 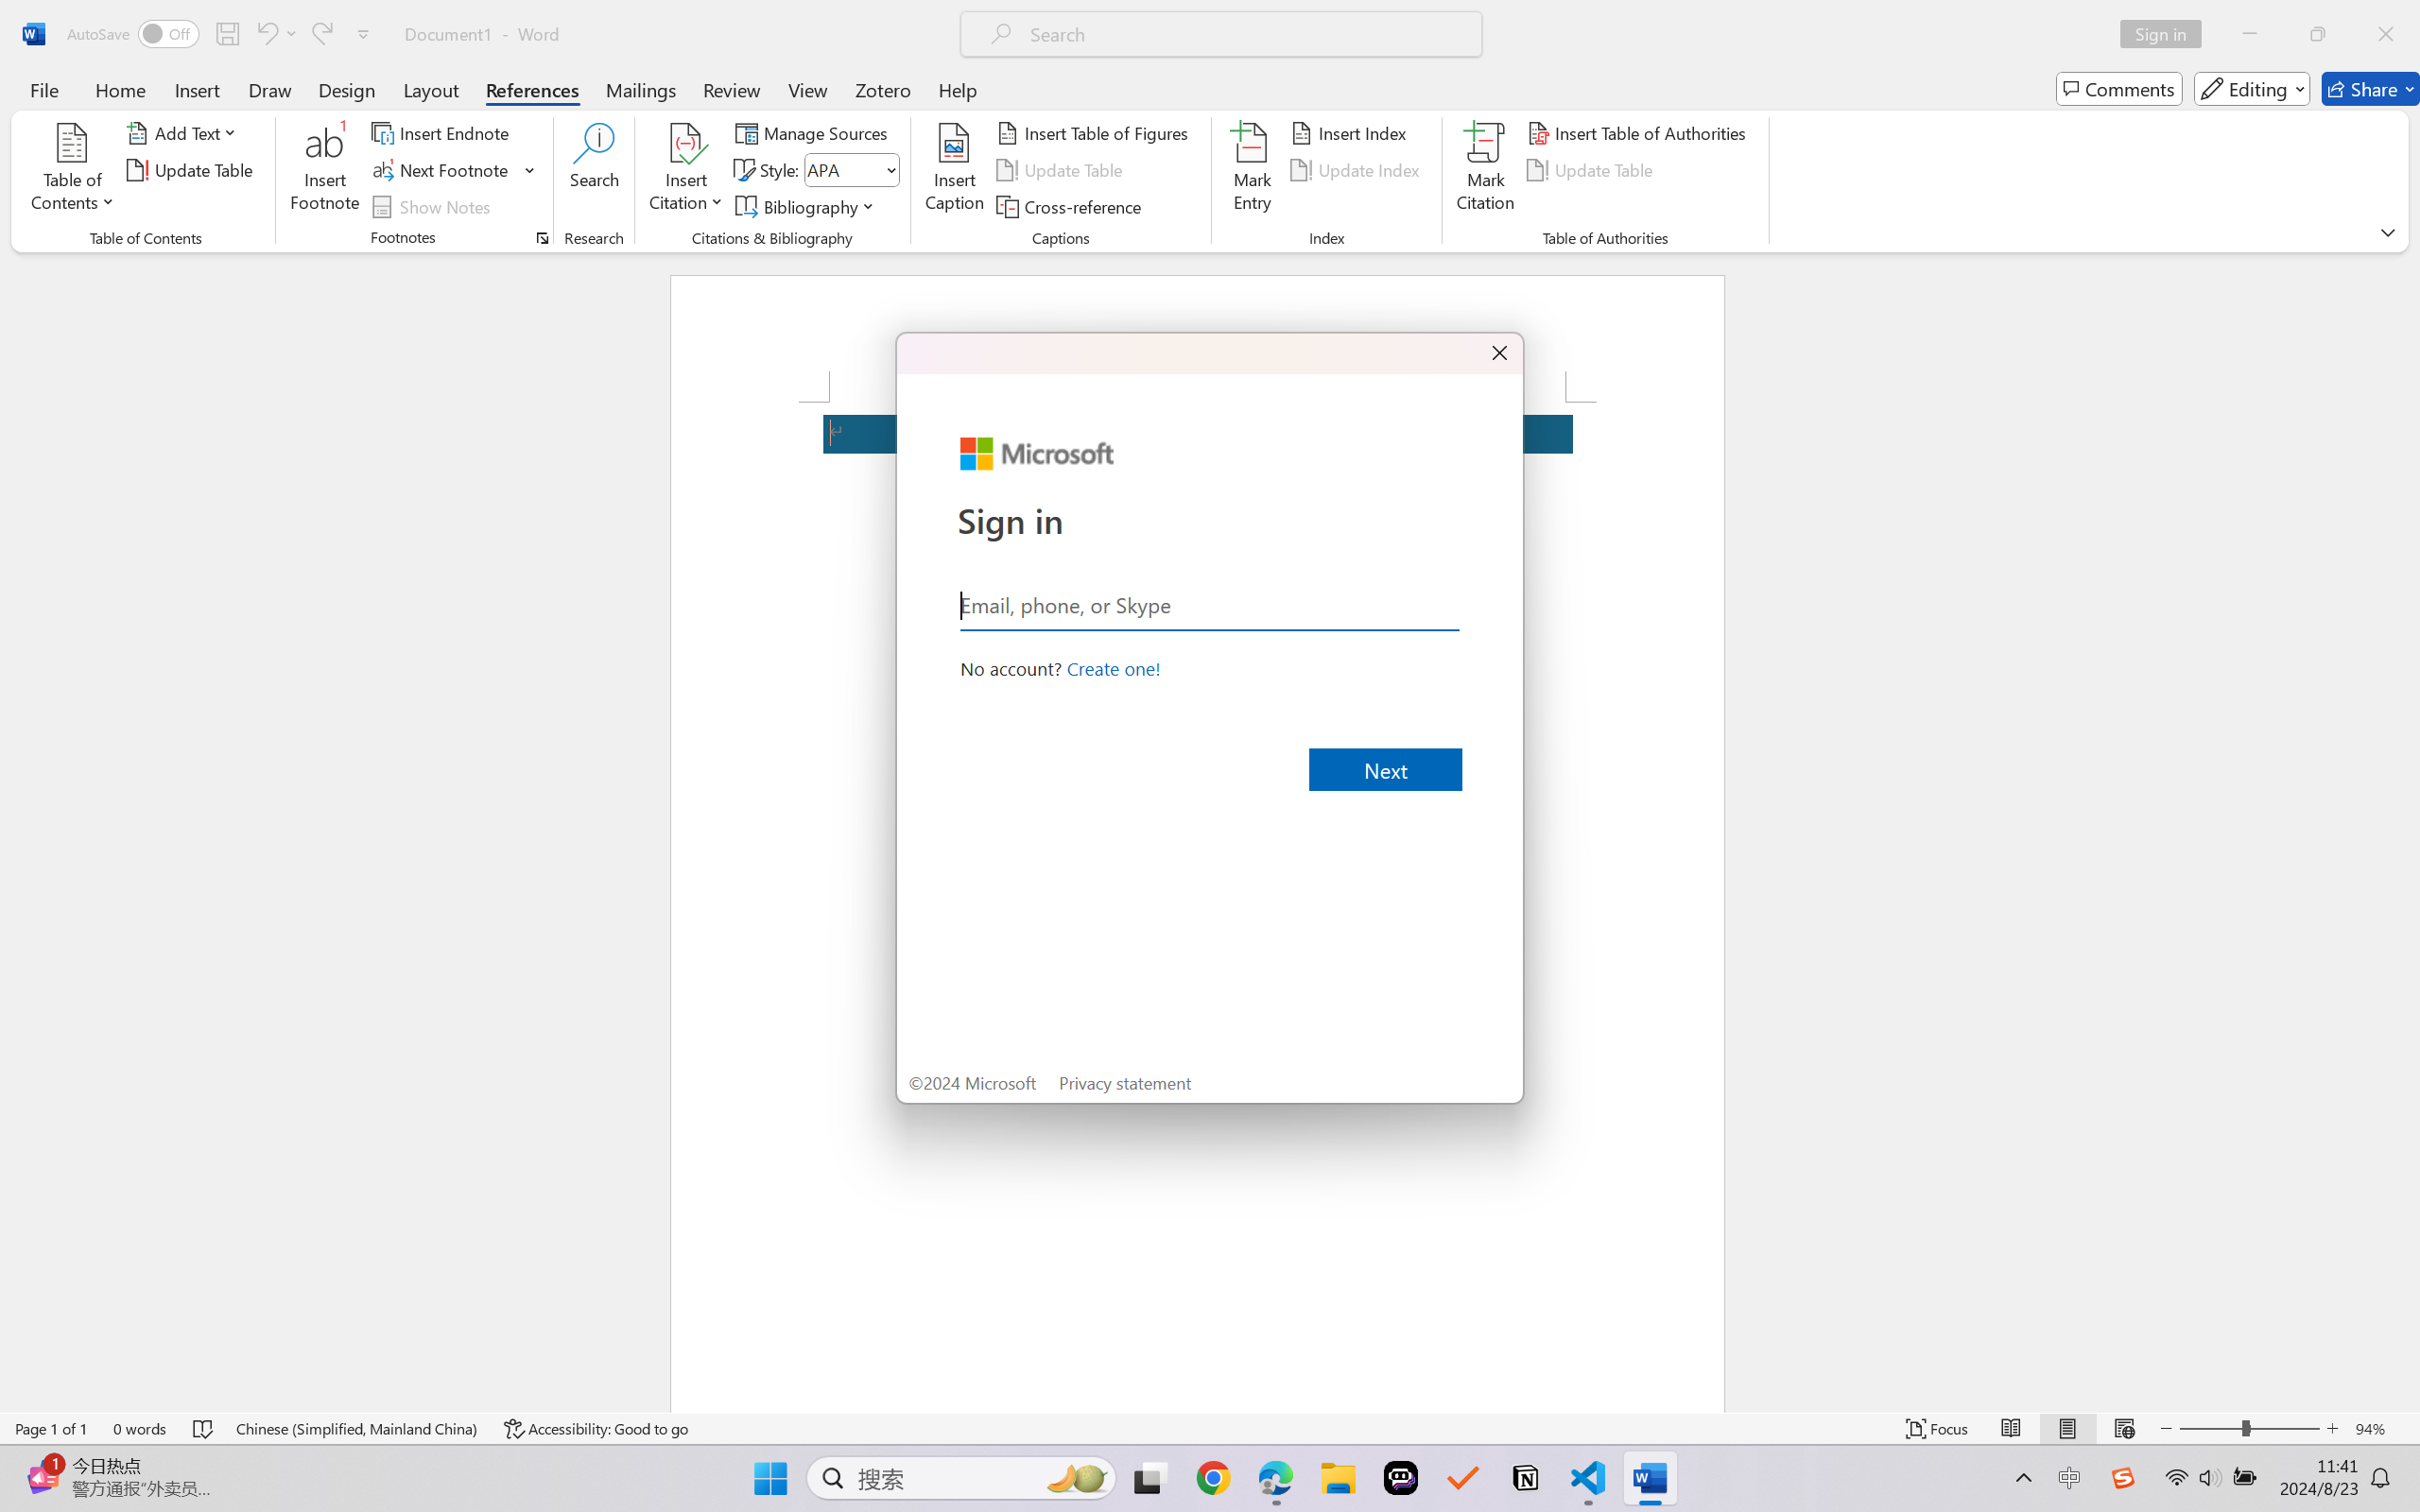 What do you see at coordinates (1484, 170) in the screenshot?
I see `'Mark Citation...'` at bounding box center [1484, 170].